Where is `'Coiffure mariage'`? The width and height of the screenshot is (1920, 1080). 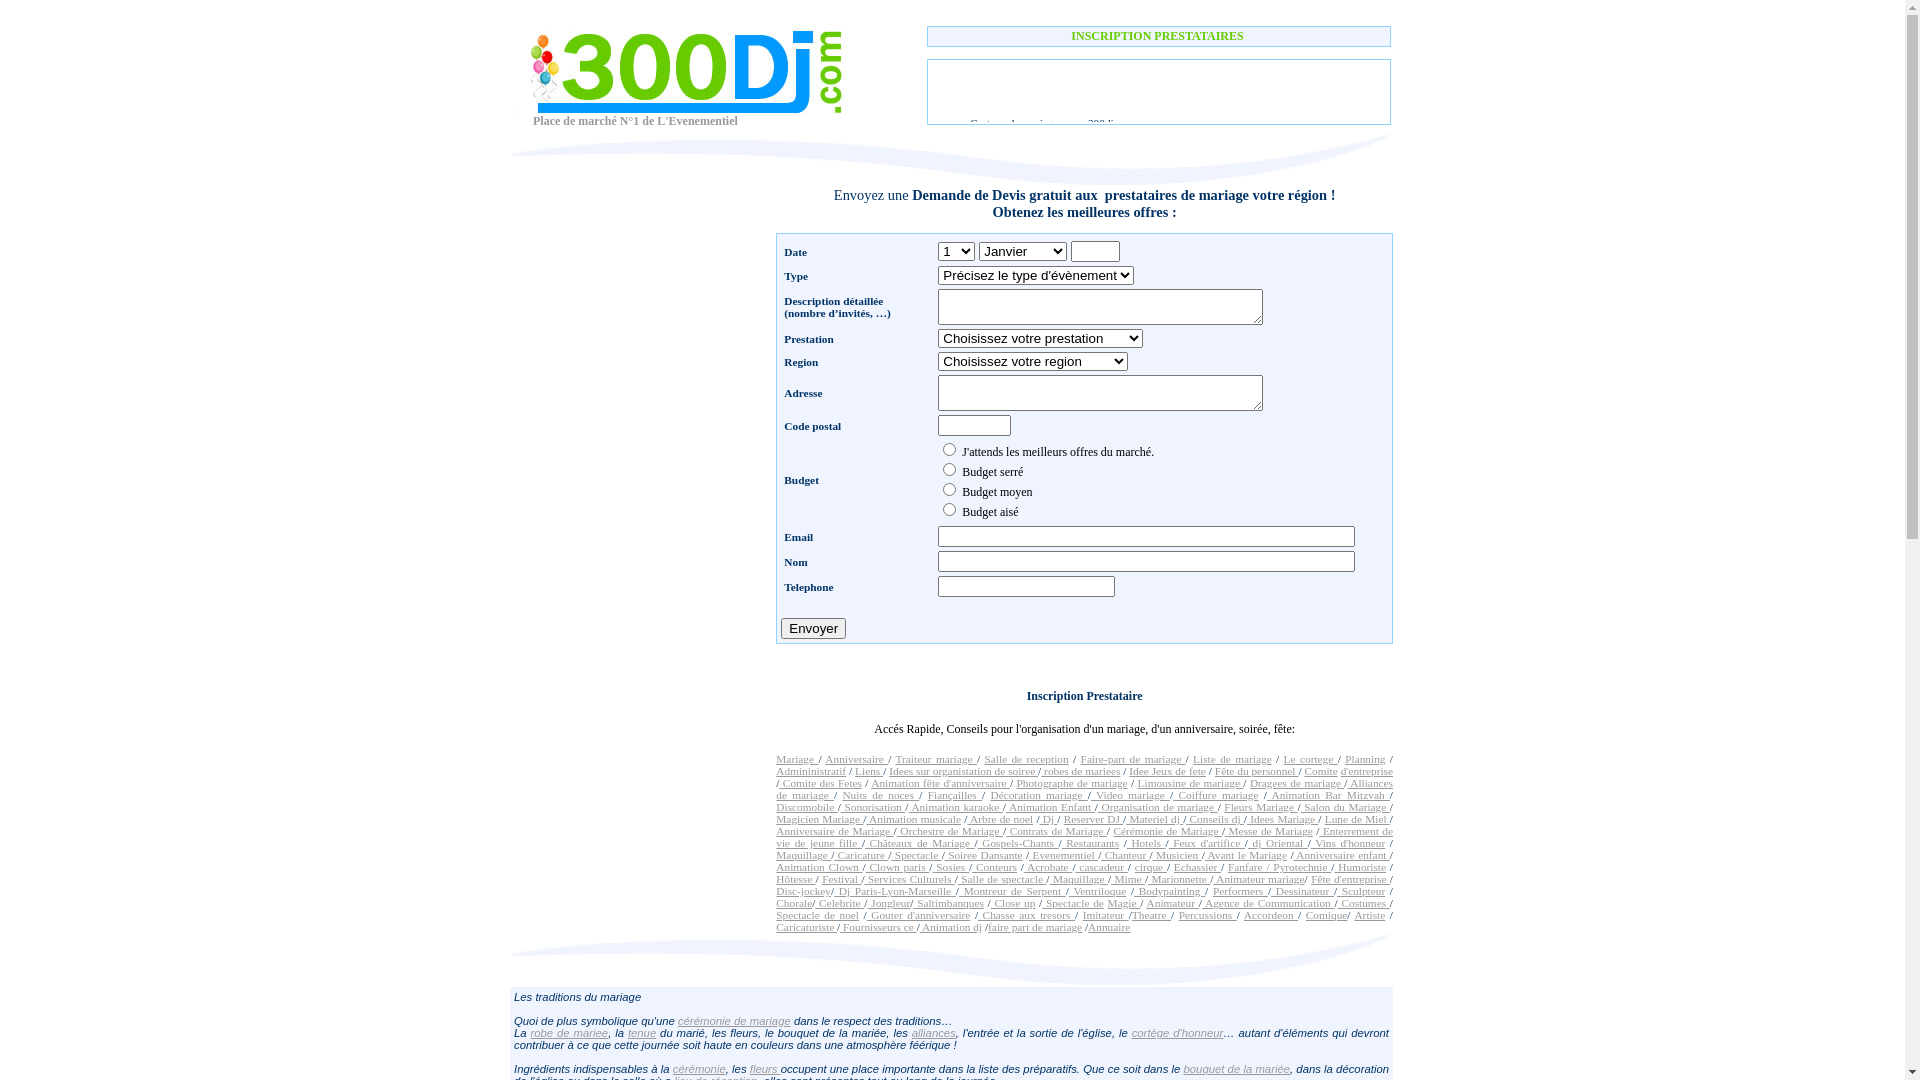 'Coiffure mariage' is located at coordinates (1214, 793).